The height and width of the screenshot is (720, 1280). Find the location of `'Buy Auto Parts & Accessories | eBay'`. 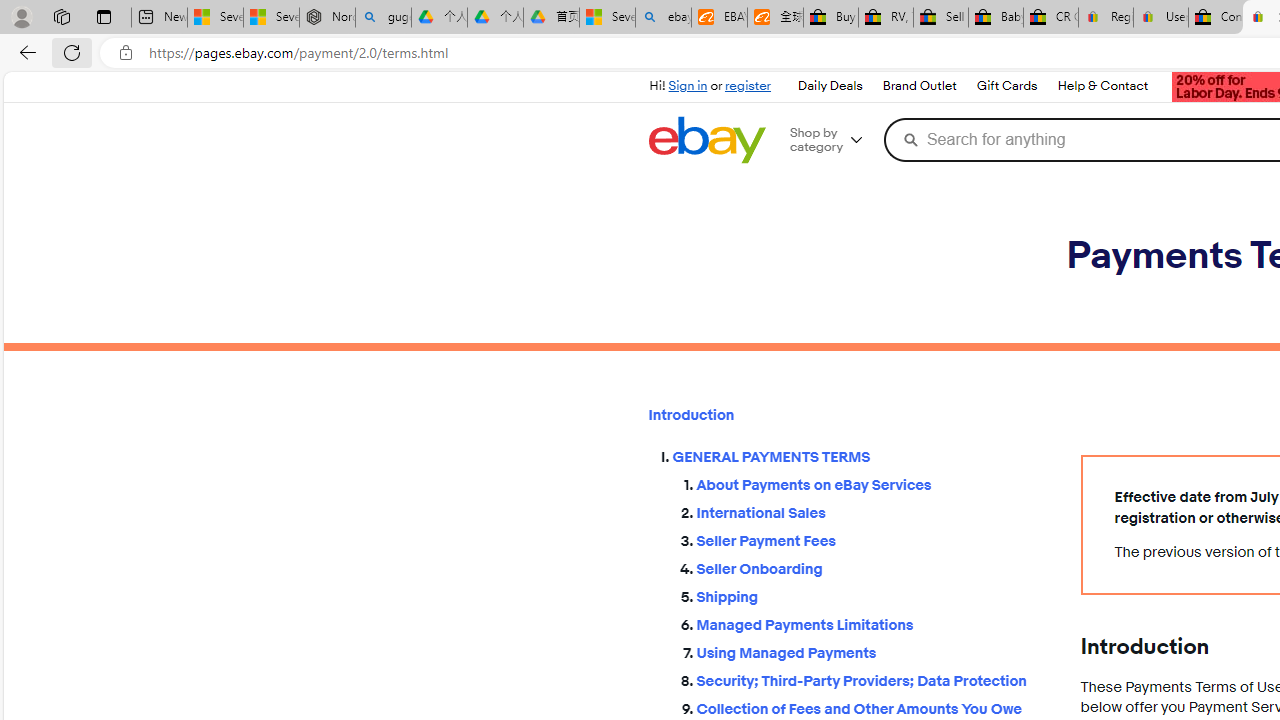

'Buy Auto Parts & Accessories | eBay' is located at coordinates (830, 17).